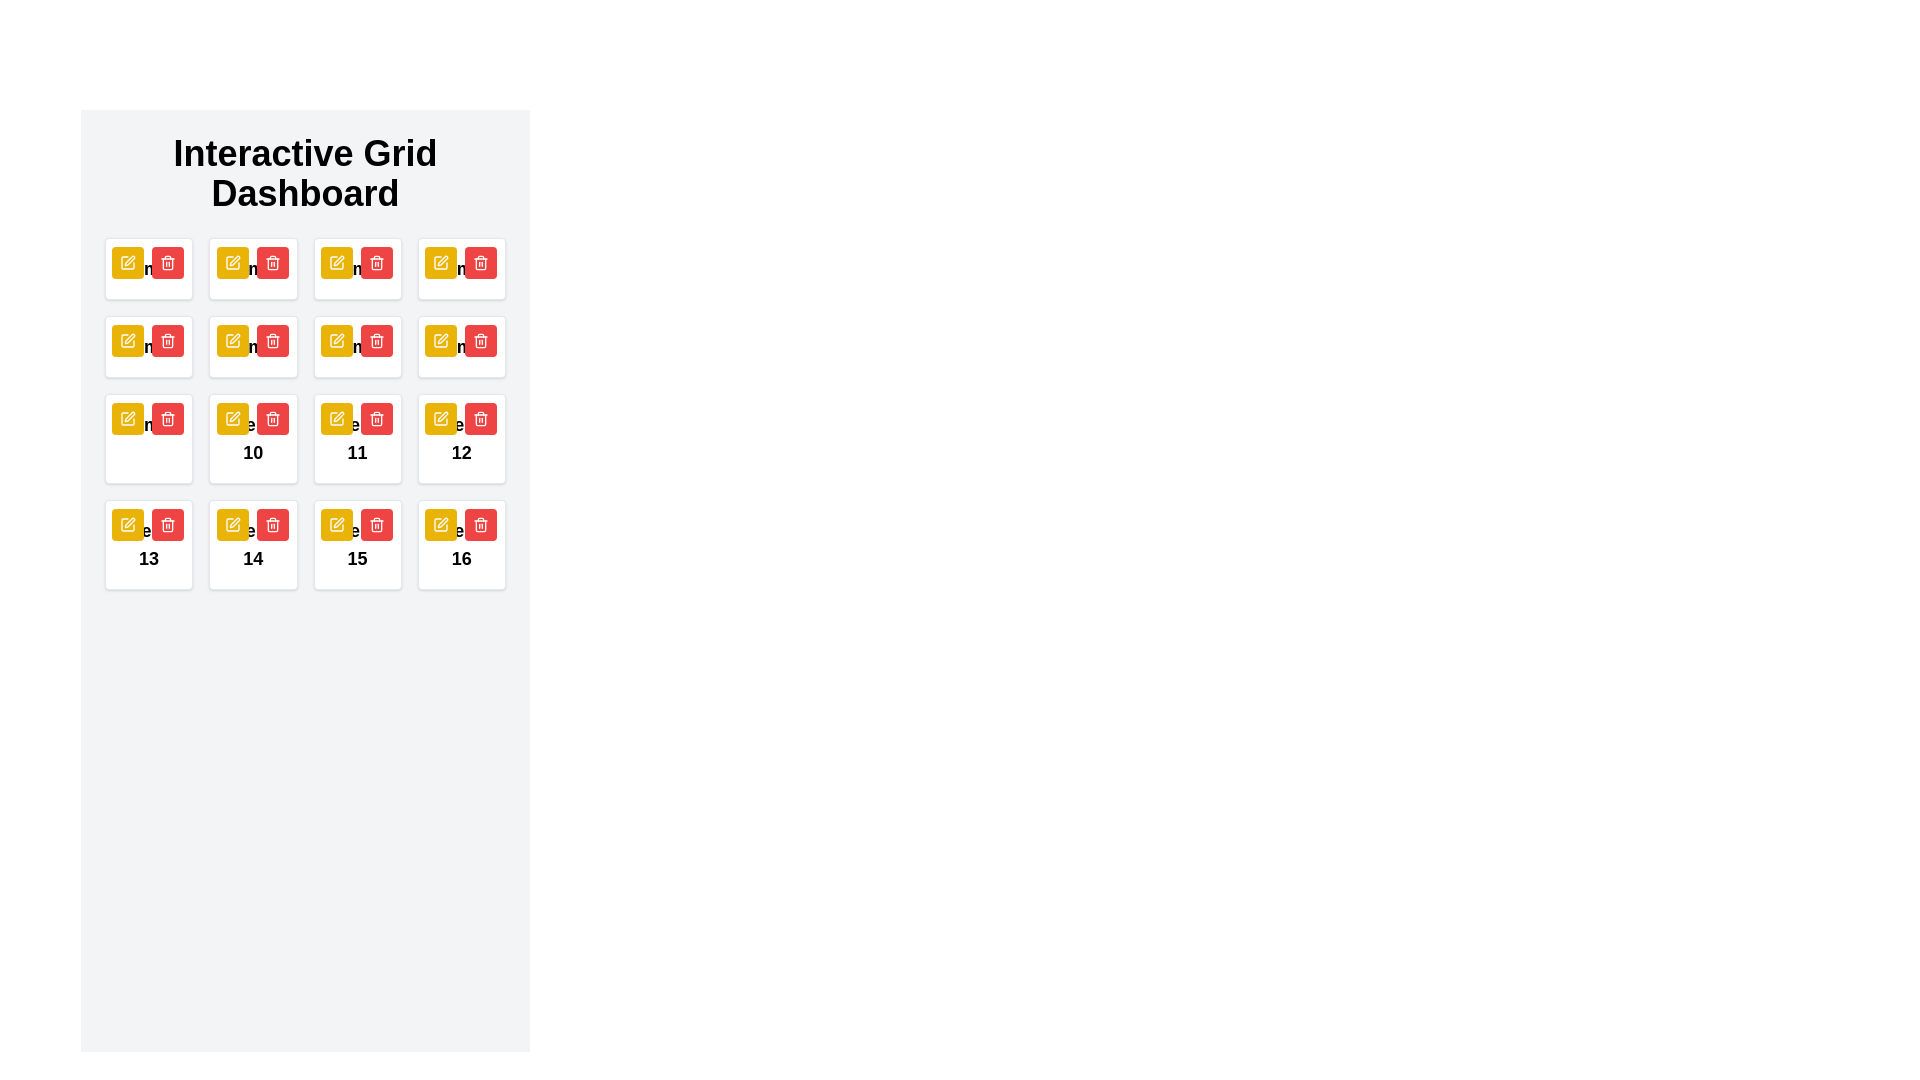  I want to click on the yellow button with rounded corners and a white border, located in the top-right corner of the card labeled '9', so click(232, 339).